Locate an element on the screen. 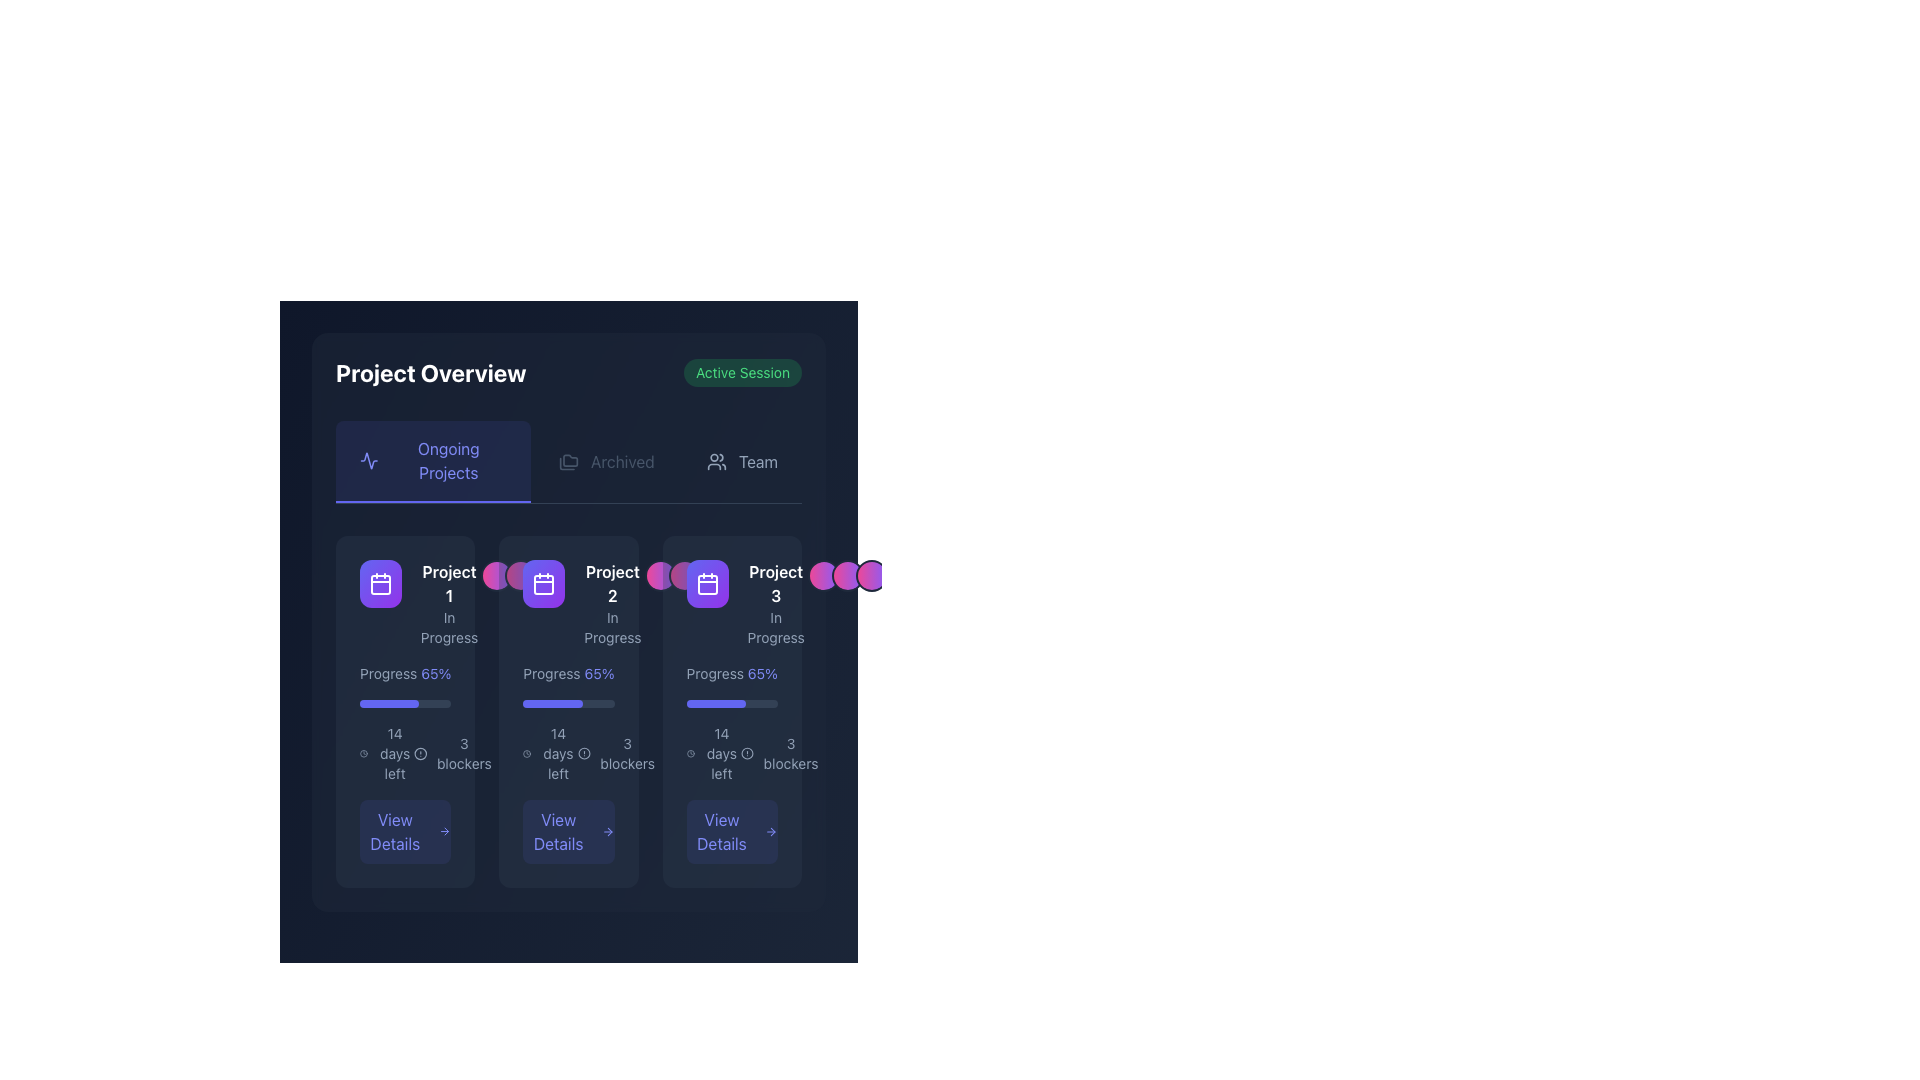 This screenshot has width=1920, height=1080. the informational label displaying '3 blockers' with a warning icon, located in the Ongoing Projects section below the 'Progress 65%' indicator is located at coordinates (452, 753).